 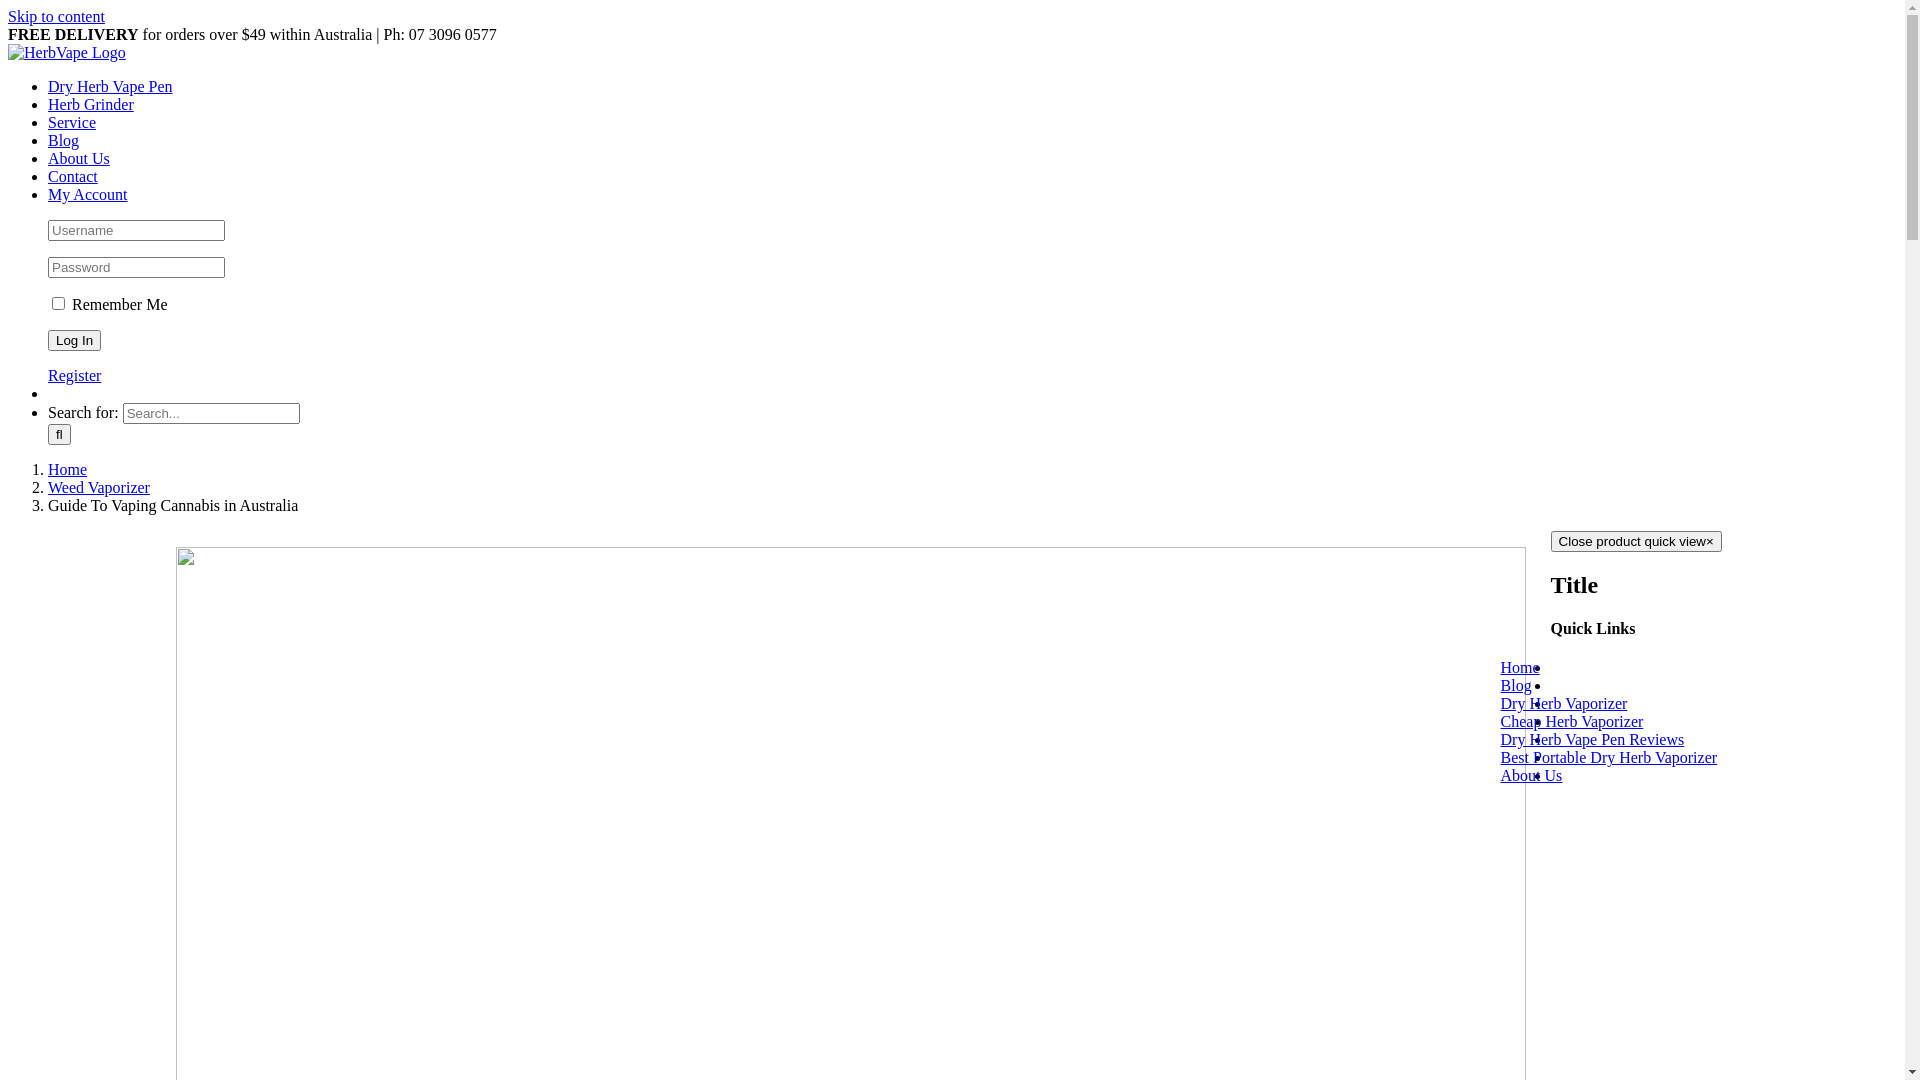 What do you see at coordinates (48, 469) in the screenshot?
I see `'Home'` at bounding box center [48, 469].